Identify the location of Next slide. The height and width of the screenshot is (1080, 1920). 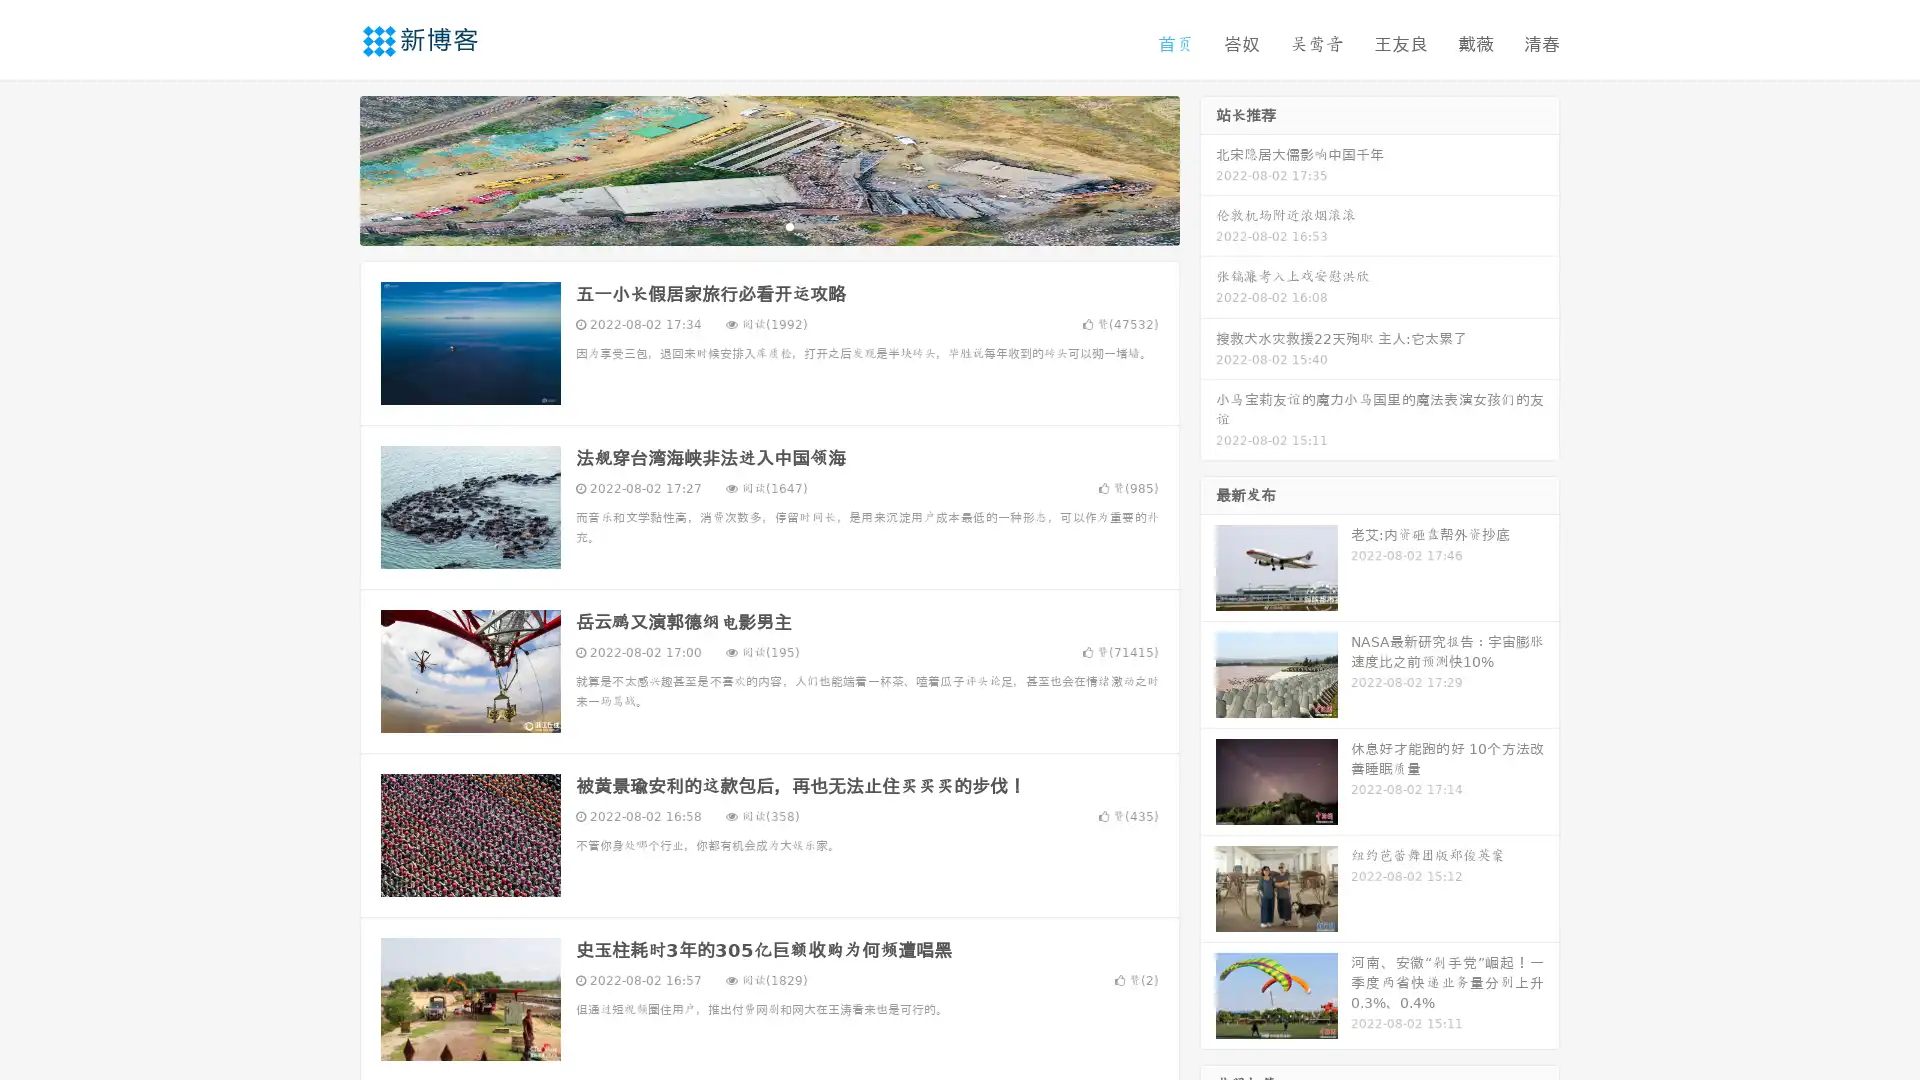
(1208, 168).